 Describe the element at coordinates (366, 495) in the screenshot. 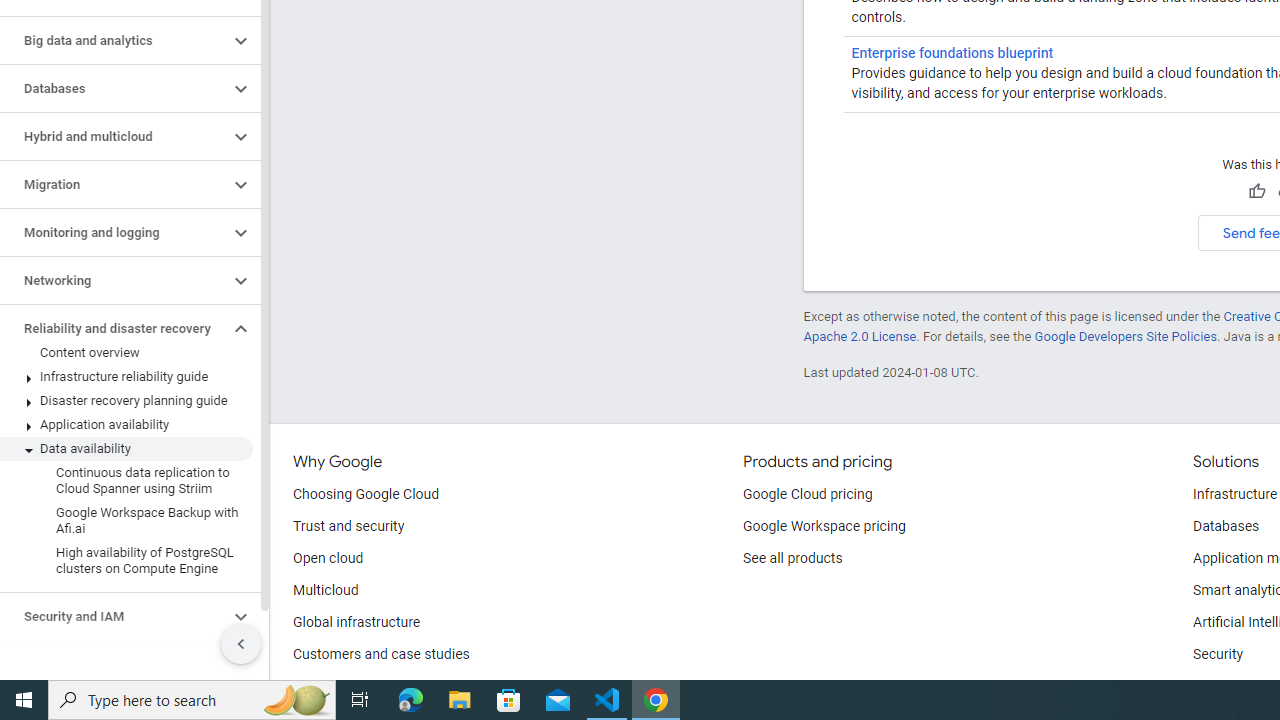

I see `'Choosing Google Cloud'` at that location.